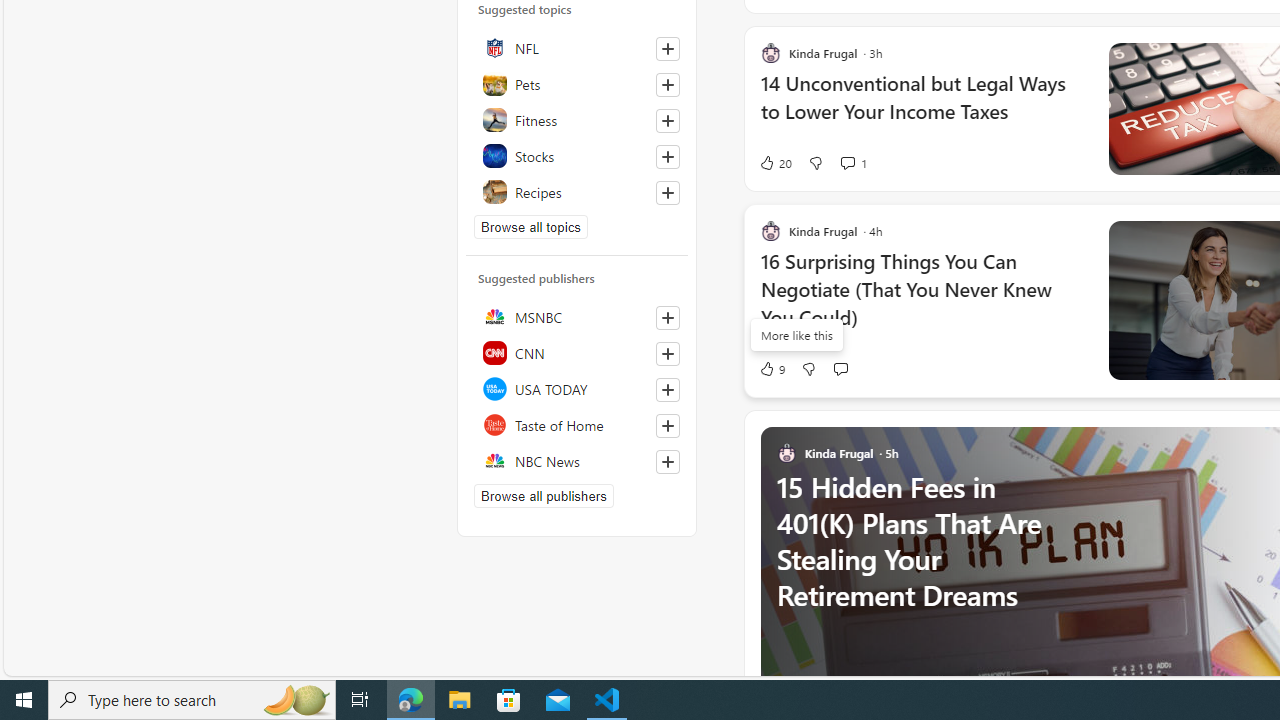 The width and height of the screenshot is (1280, 720). Describe the element at coordinates (576, 119) in the screenshot. I see `'Fitness'` at that location.